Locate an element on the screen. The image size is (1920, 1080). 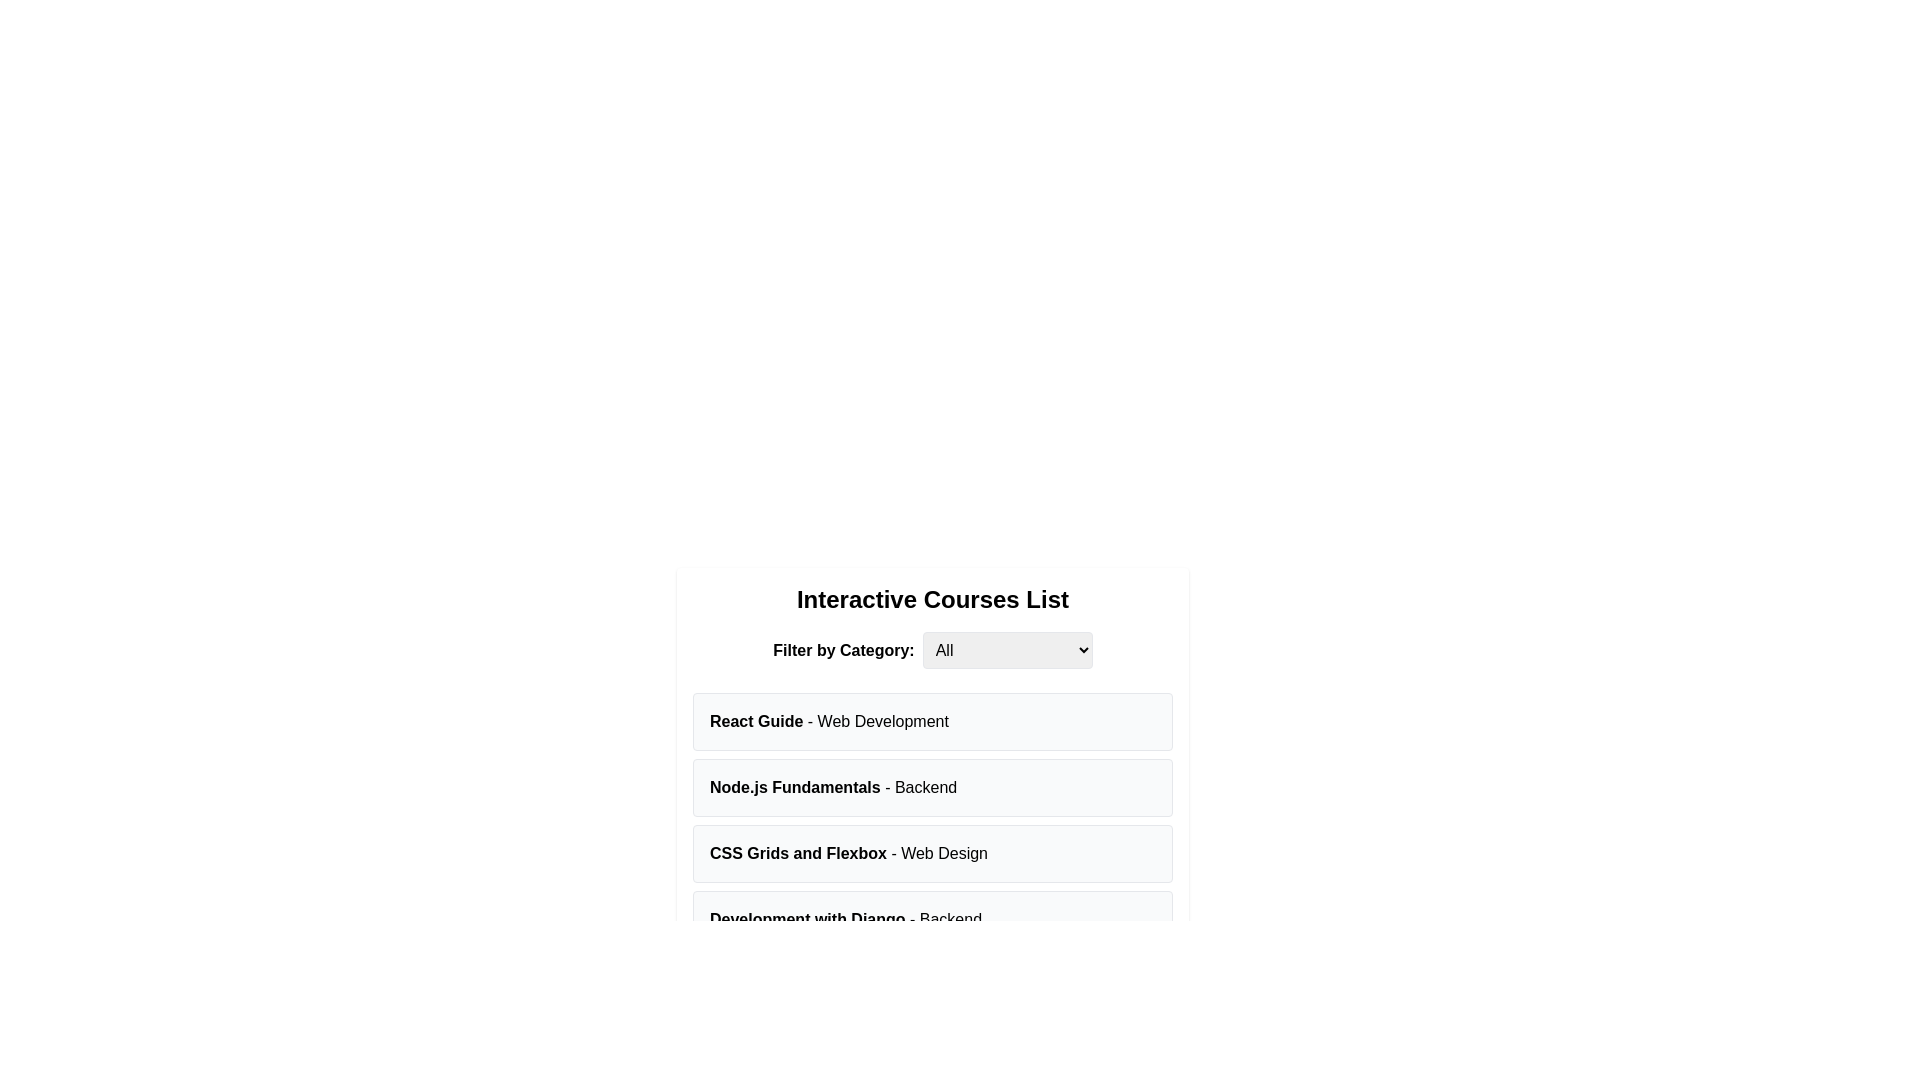
the Filter dropdown used for filtering interactive courses by categories is located at coordinates (931, 650).